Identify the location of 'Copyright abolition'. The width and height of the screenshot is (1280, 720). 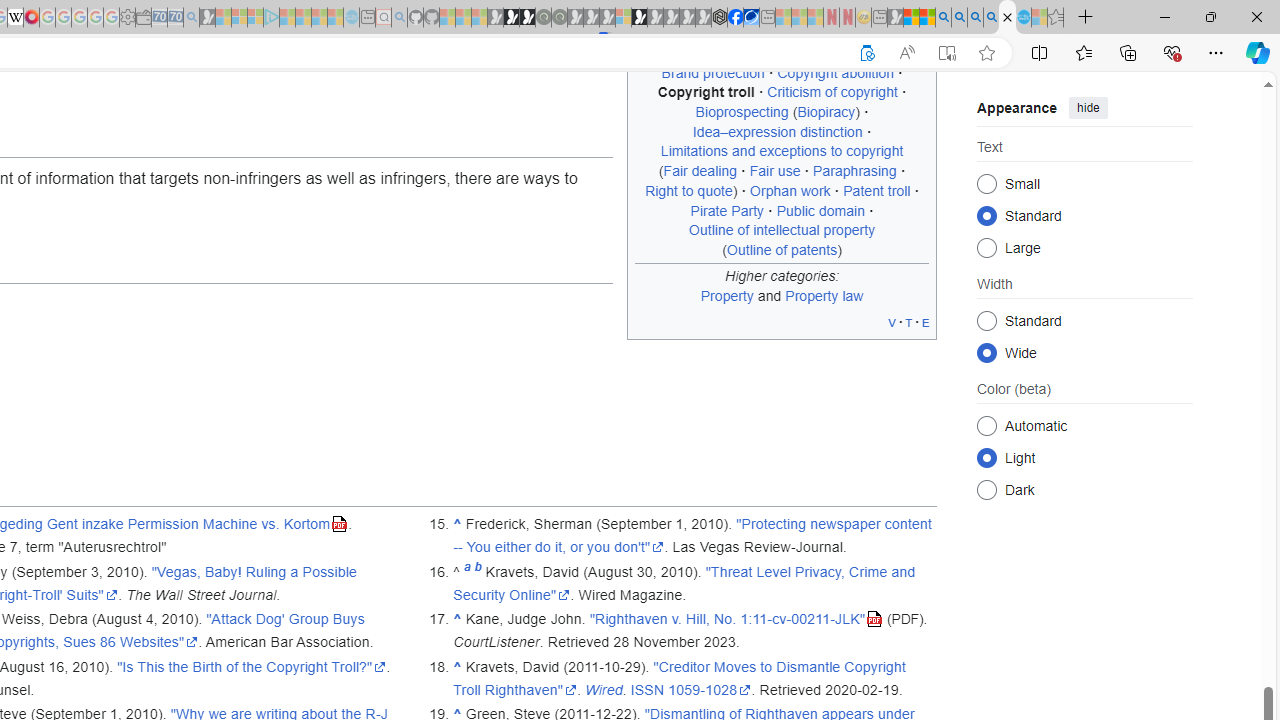
(835, 71).